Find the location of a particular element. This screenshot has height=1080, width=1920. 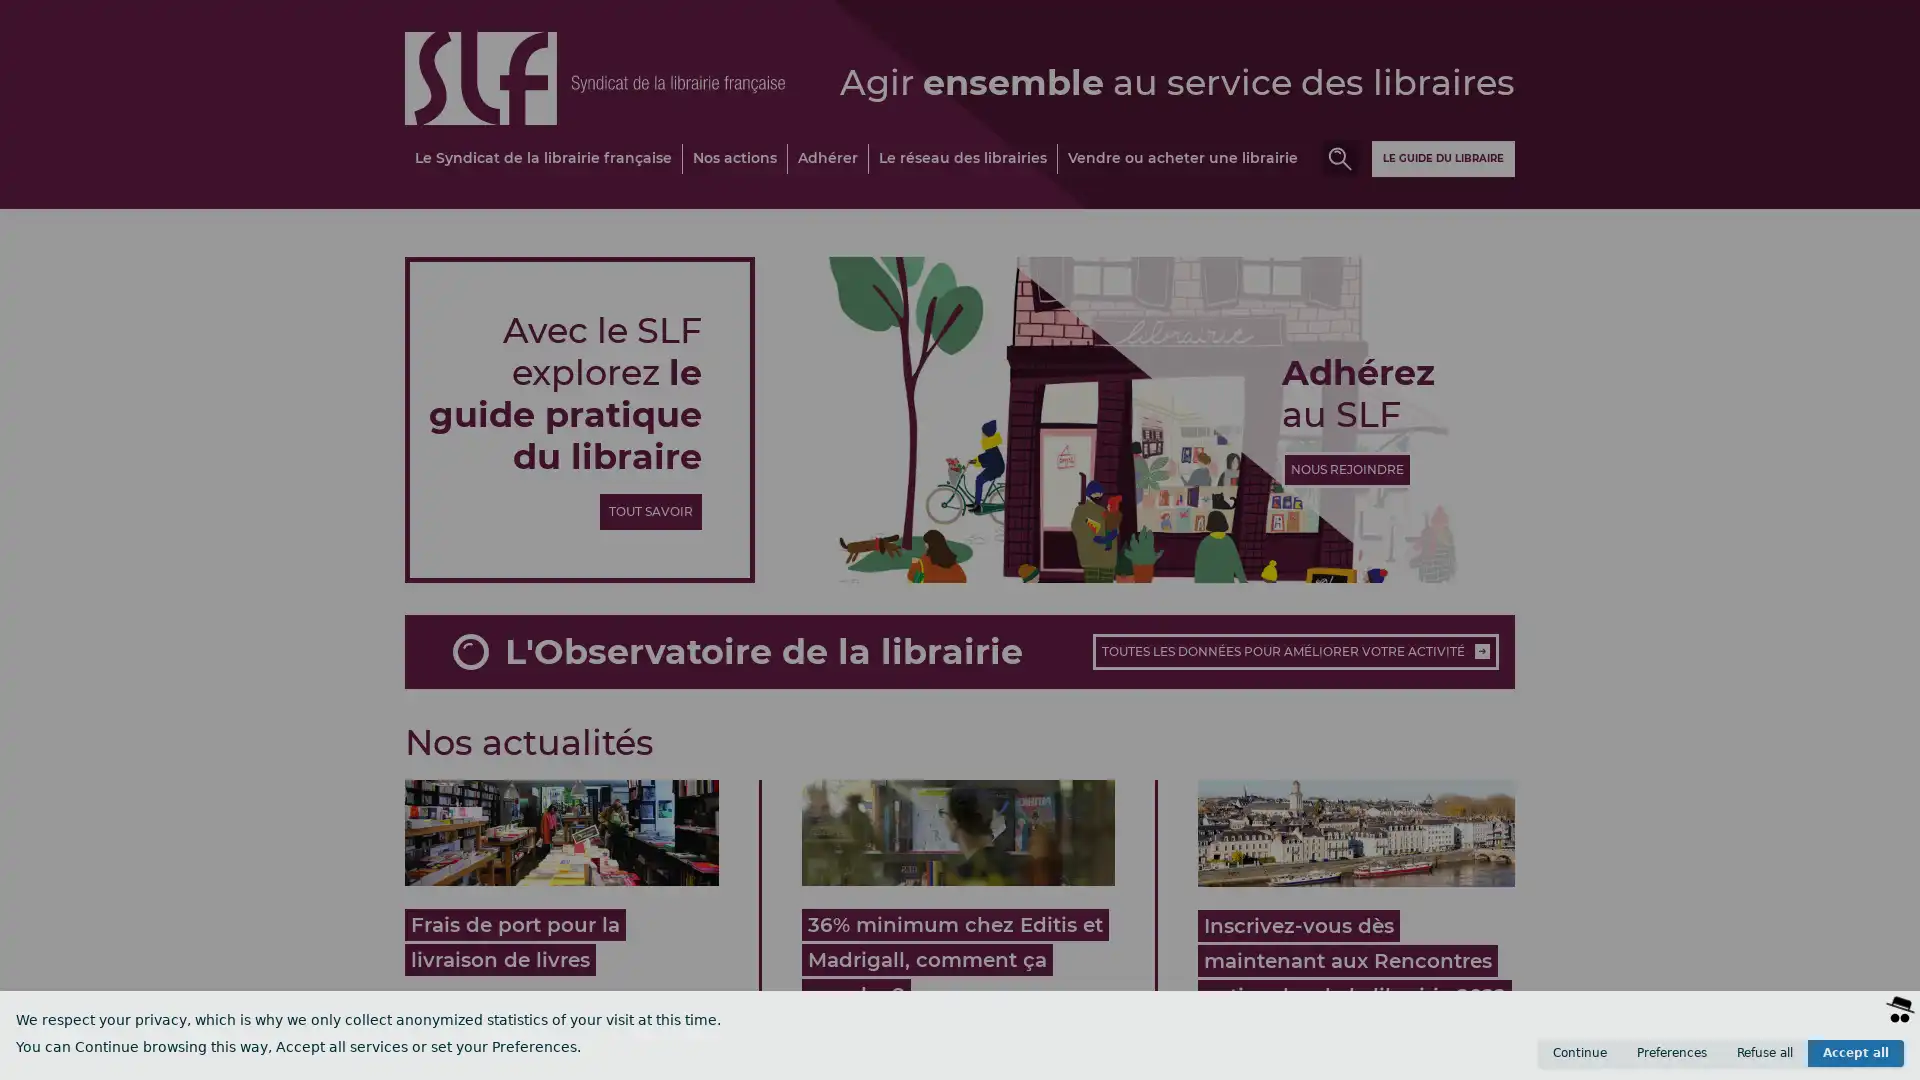

Preferences is located at coordinates (1671, 1052).